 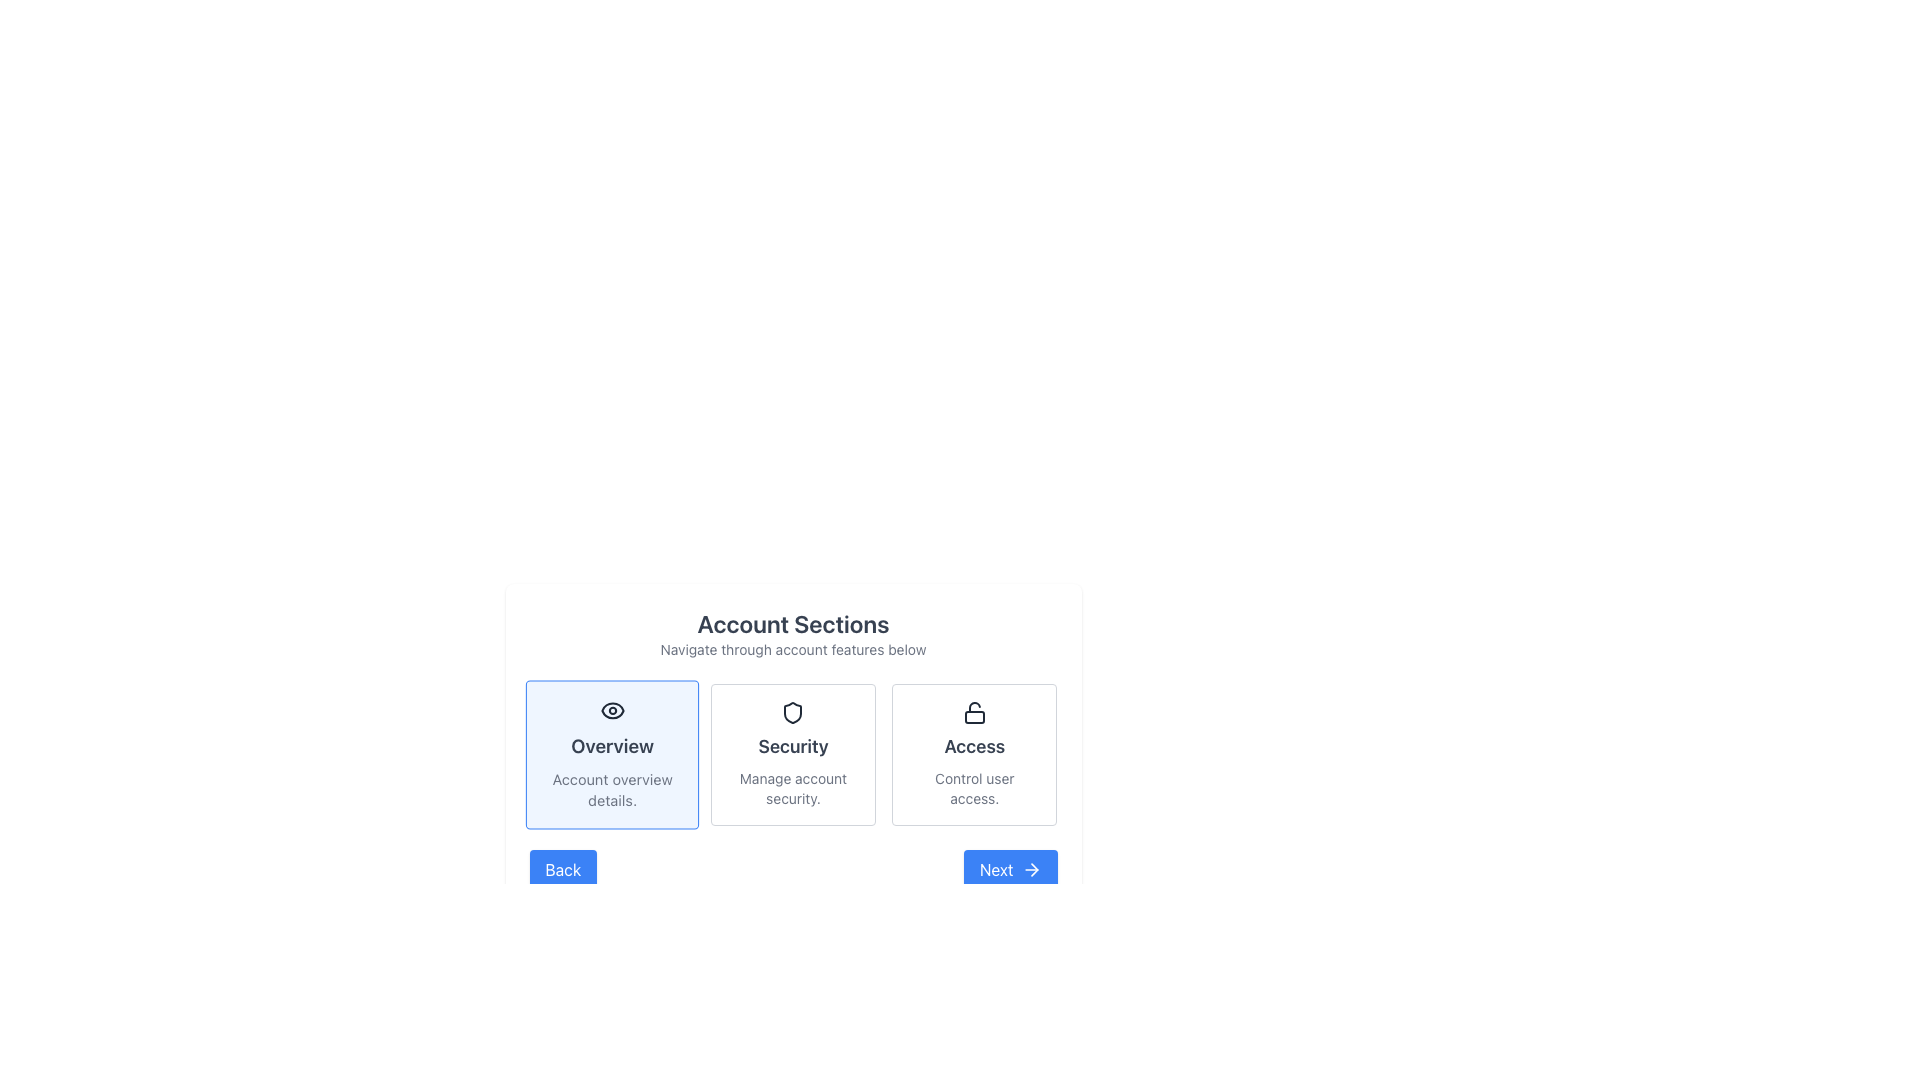 What do you see at coordinates (974, 716) in the screenshot?
I see `the lower rectangular component of the open lock icon within the 'Access' card, which is the third option under the 'Account Sections' header` at bounding box center [974, 716].